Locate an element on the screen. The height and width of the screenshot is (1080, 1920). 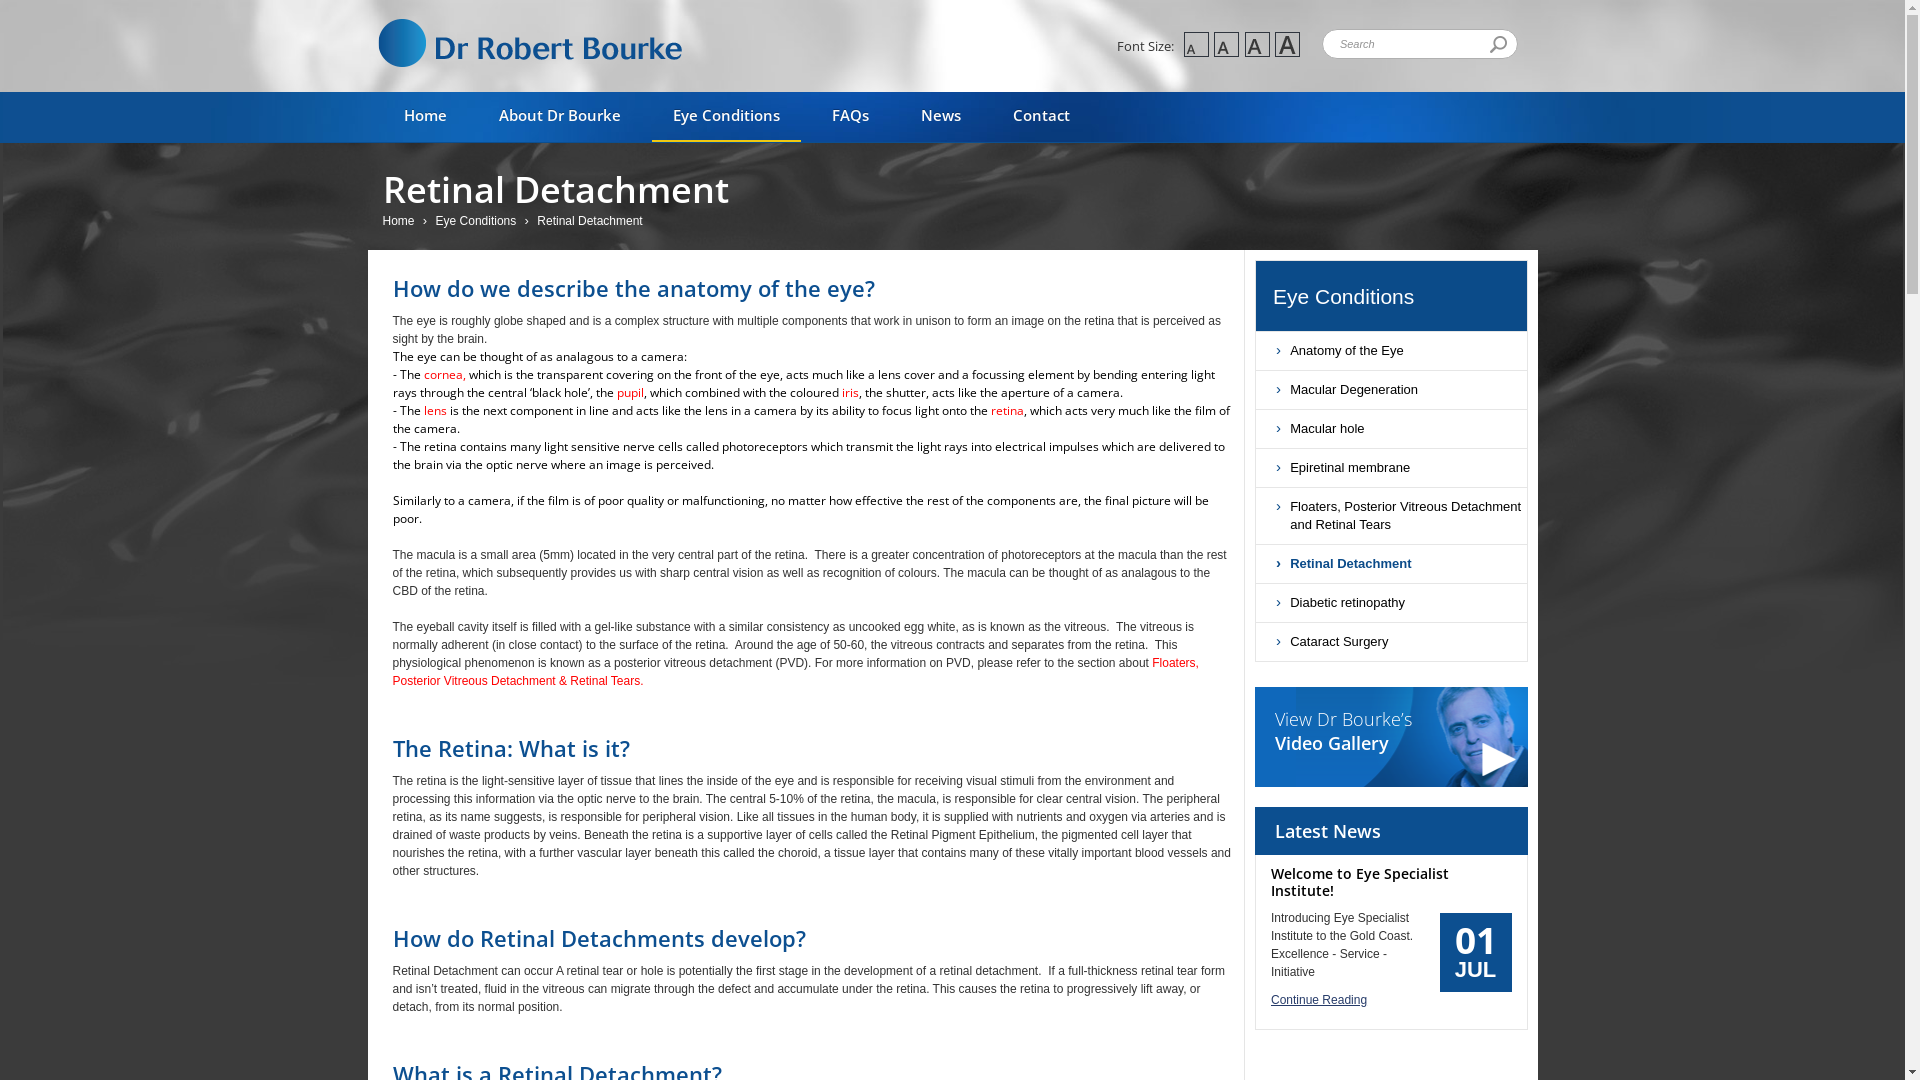
'Continue Reading' is located at coordinates (1390, 999).